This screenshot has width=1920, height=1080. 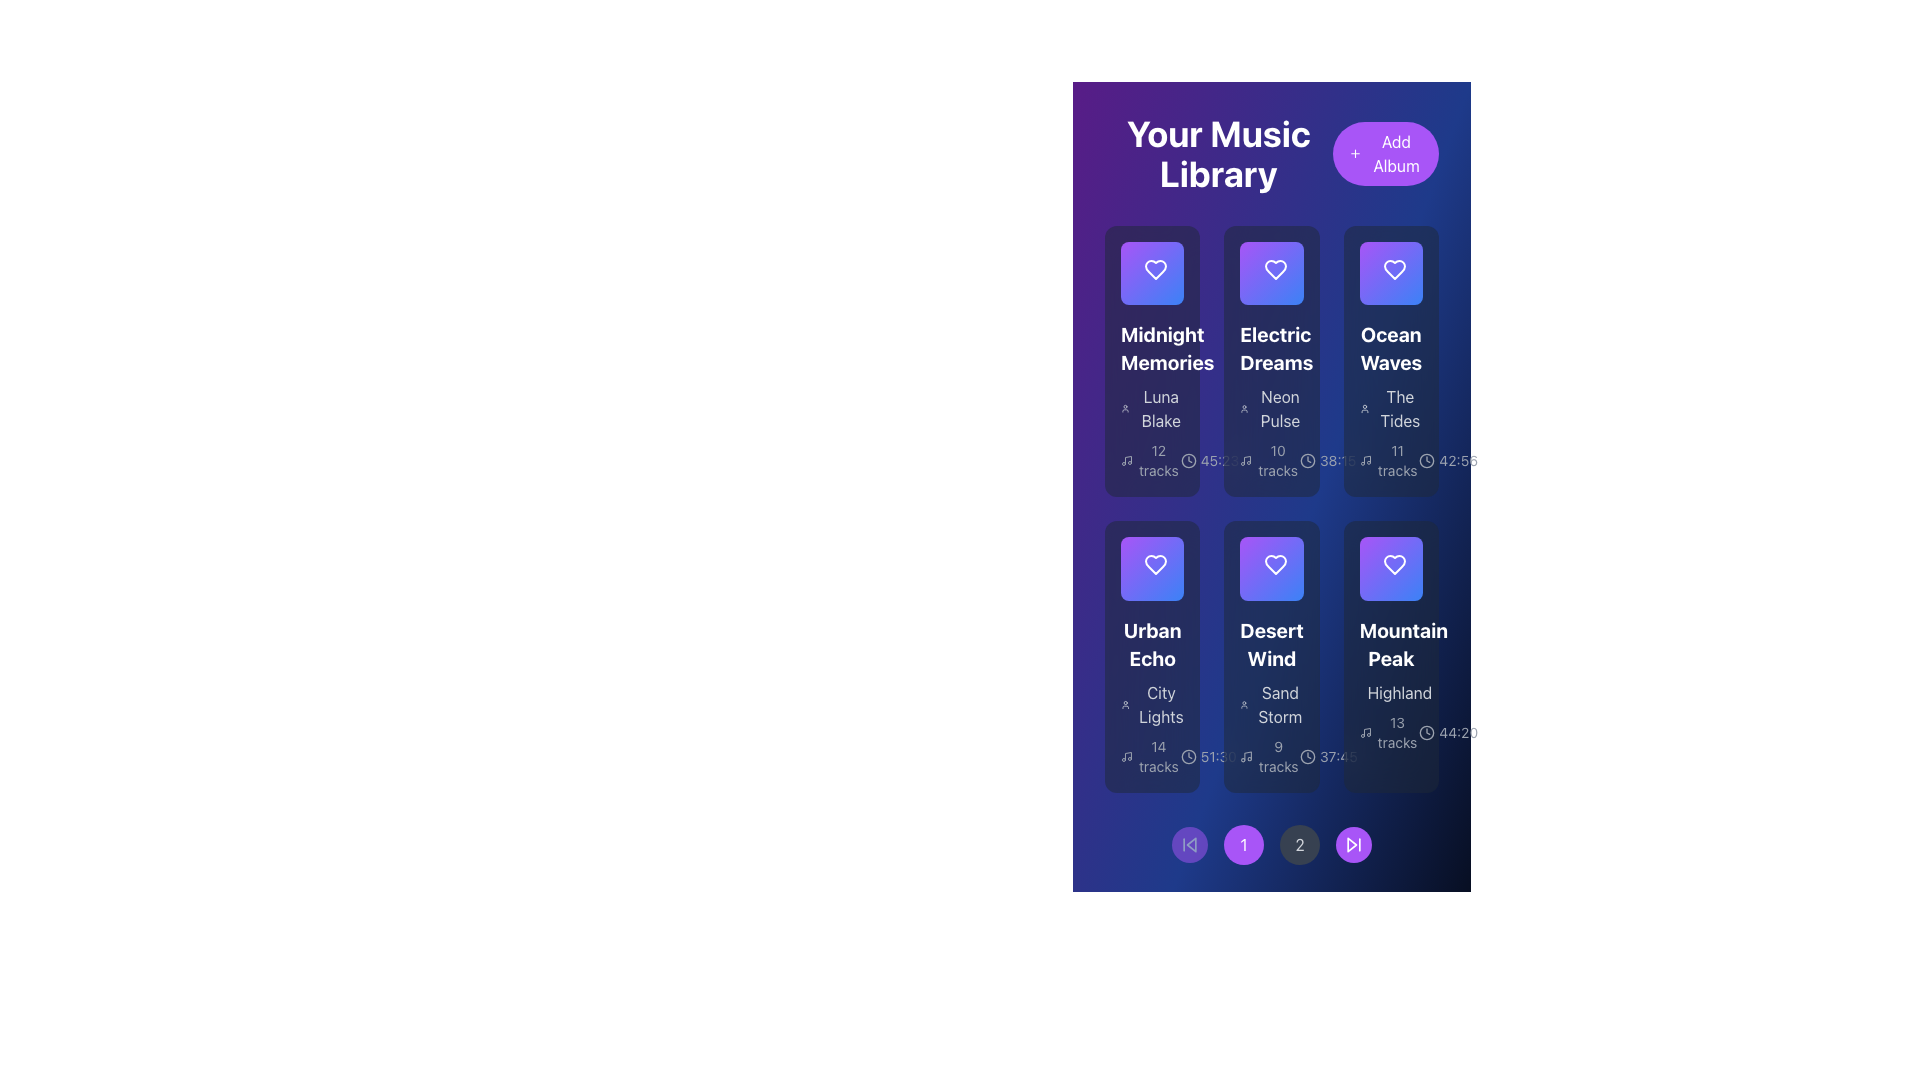 I want to click on the text label that displays the title of a music album in the user's library, positioned in the second column of the first row of the album grid layout, so click(x=1271, y=348).